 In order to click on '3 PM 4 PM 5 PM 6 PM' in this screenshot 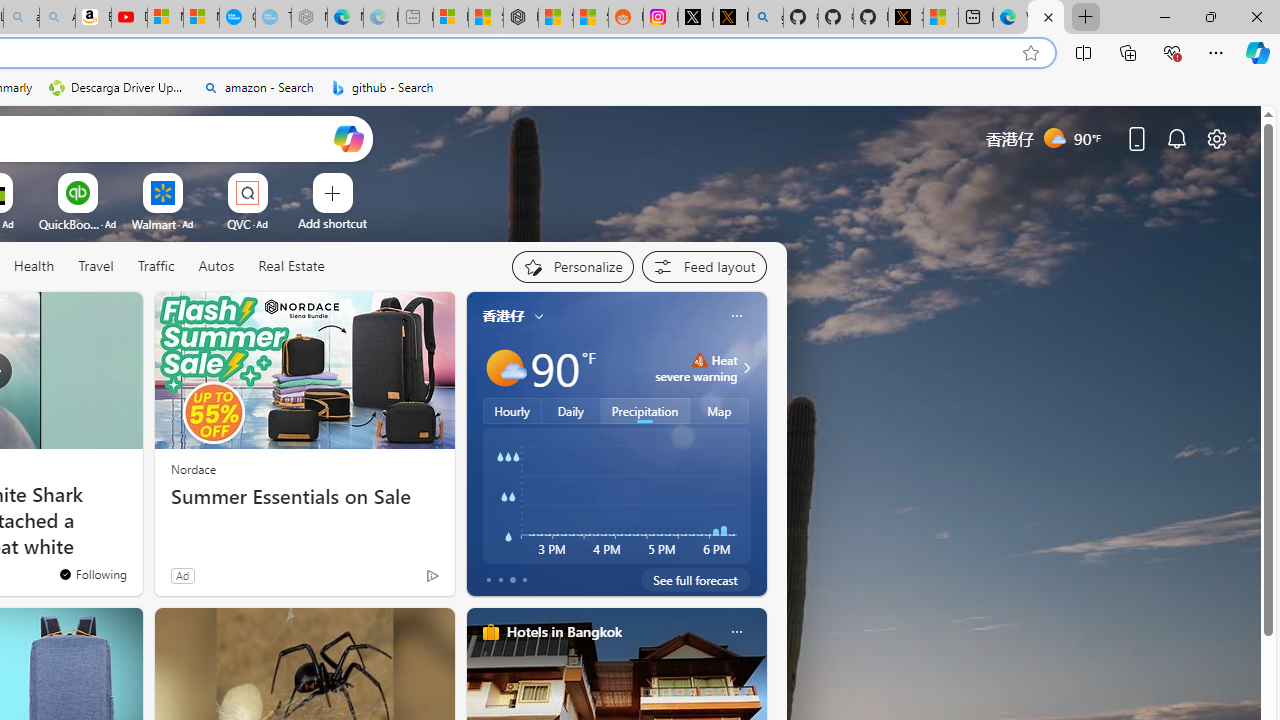, I will do `click(615, 495)`.